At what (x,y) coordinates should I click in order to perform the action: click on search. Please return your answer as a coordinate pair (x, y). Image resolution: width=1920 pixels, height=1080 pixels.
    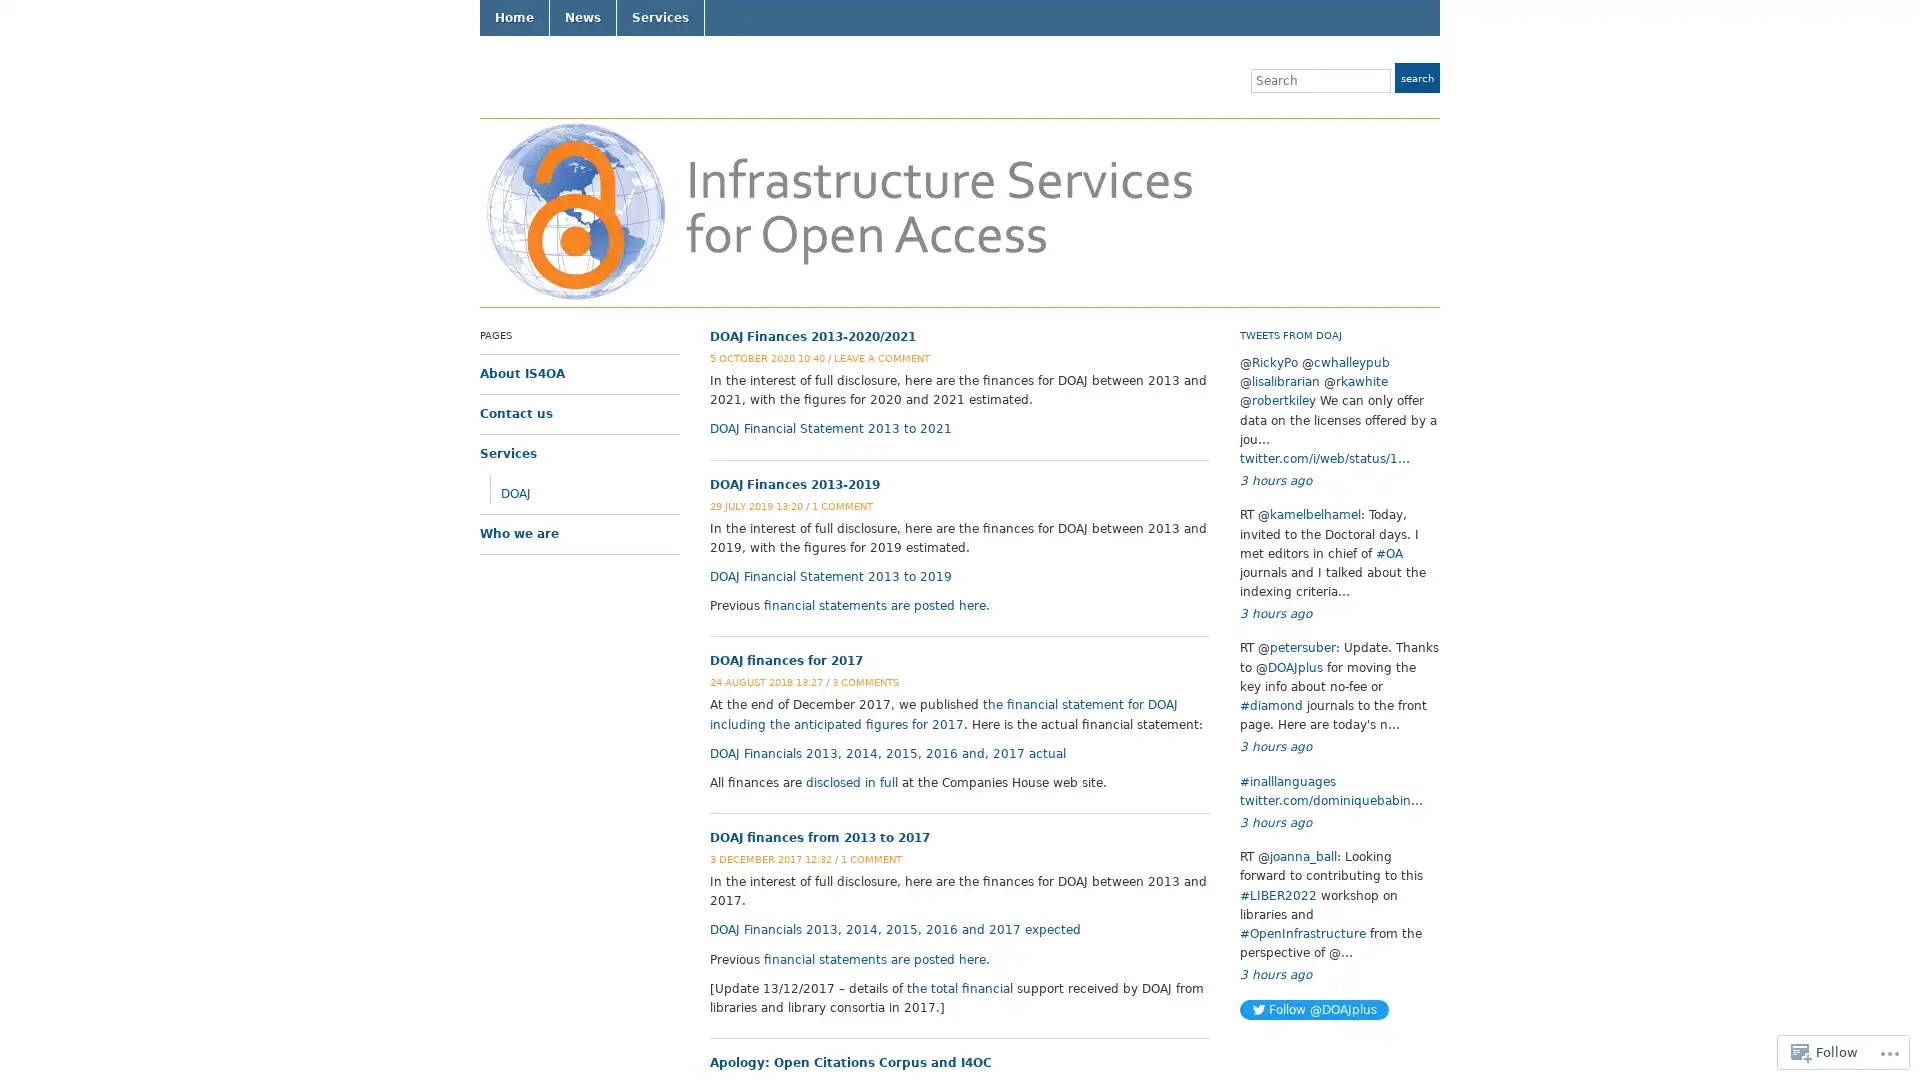
    Looking at the image, I should click on (1416, 76).